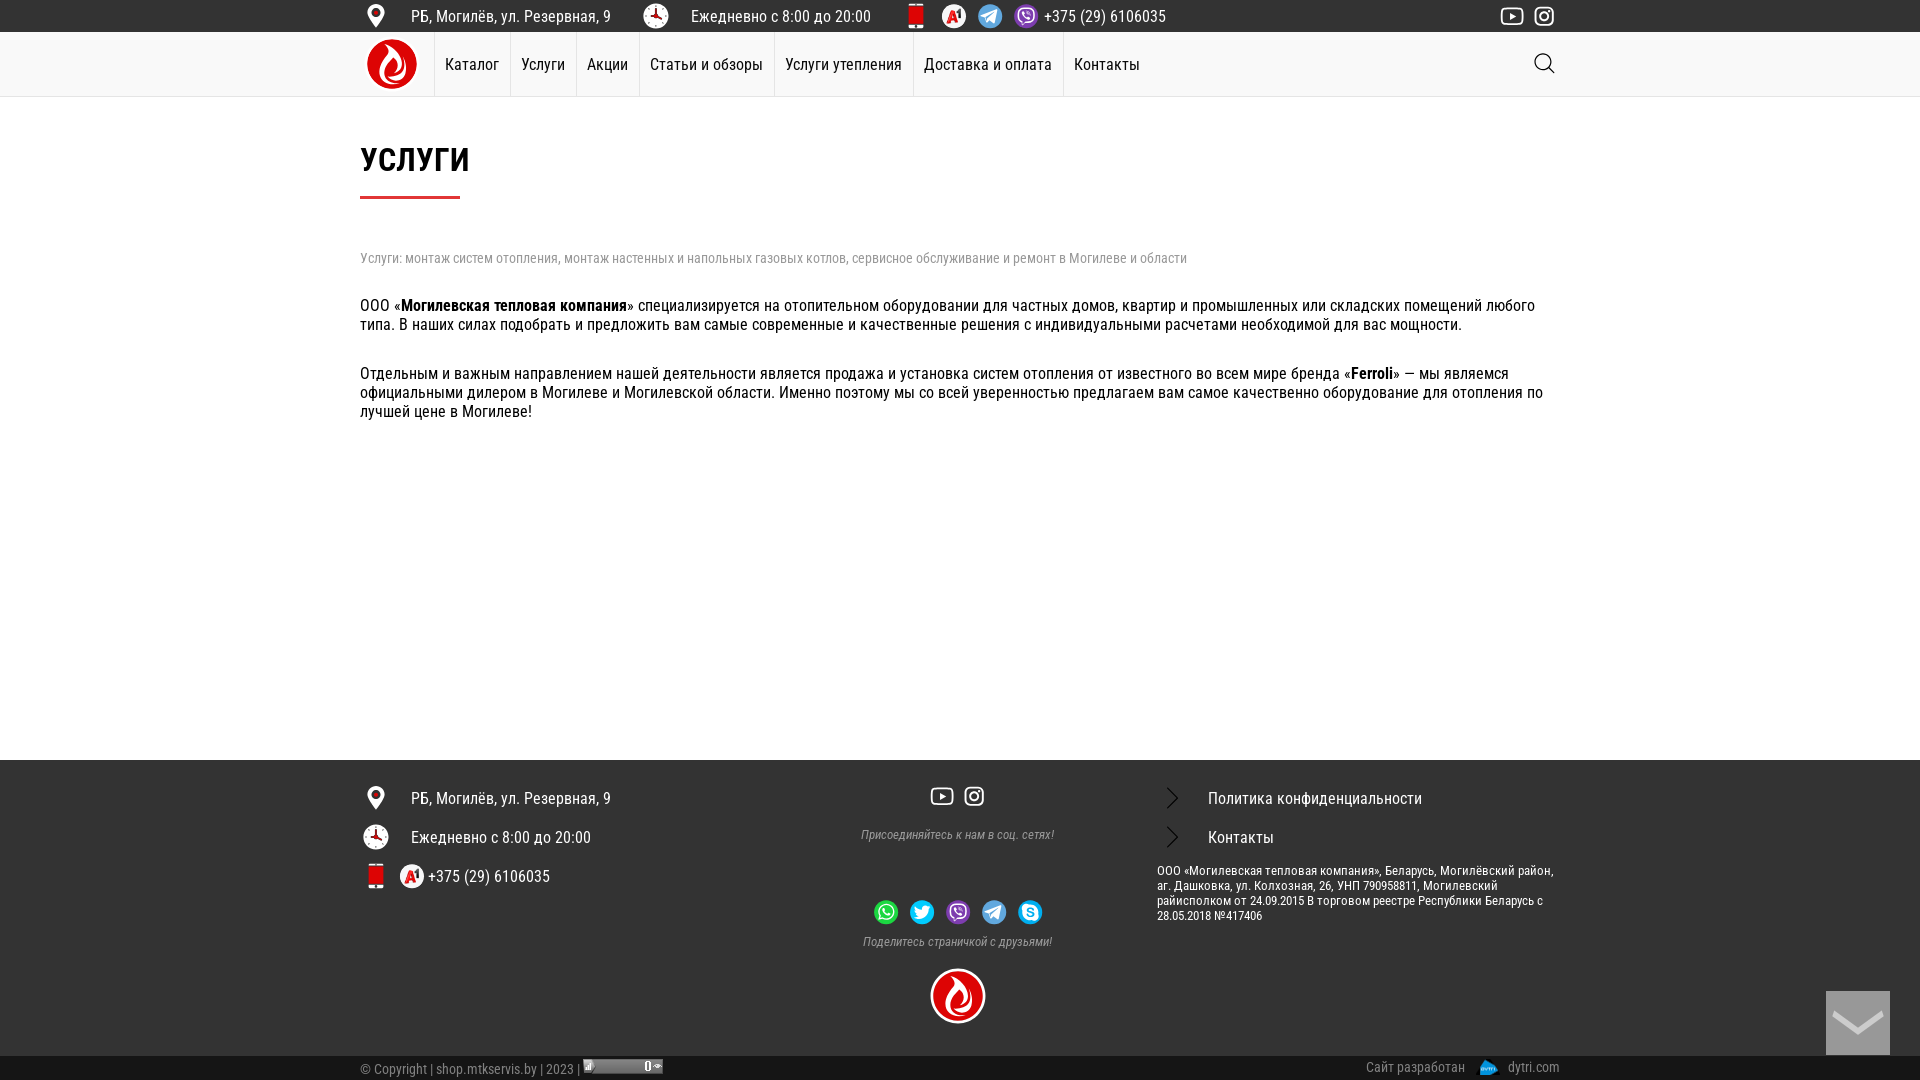  Describe the element at coordinates (885, 911) in the screenshot. I see `'WhatsApp'` at that location.